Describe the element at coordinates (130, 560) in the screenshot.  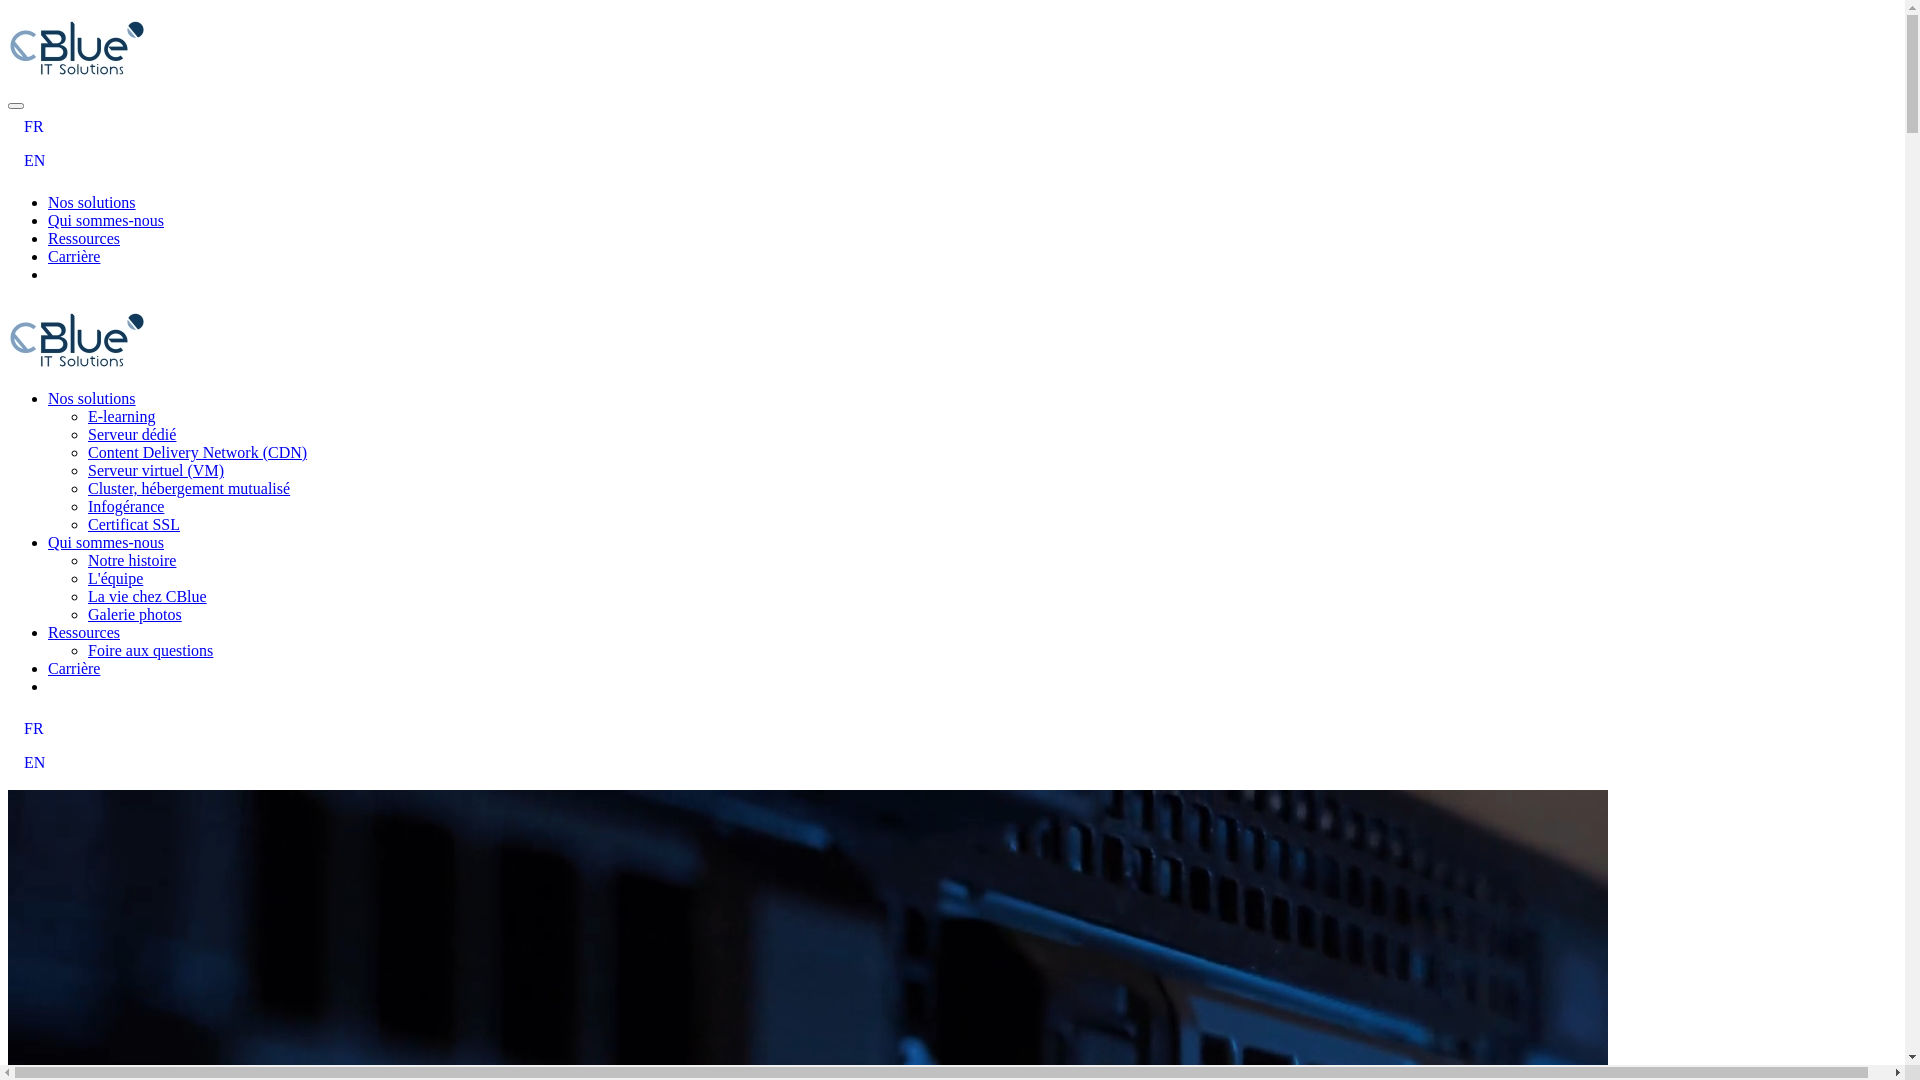
I see `'Notre histoire'` at that location.